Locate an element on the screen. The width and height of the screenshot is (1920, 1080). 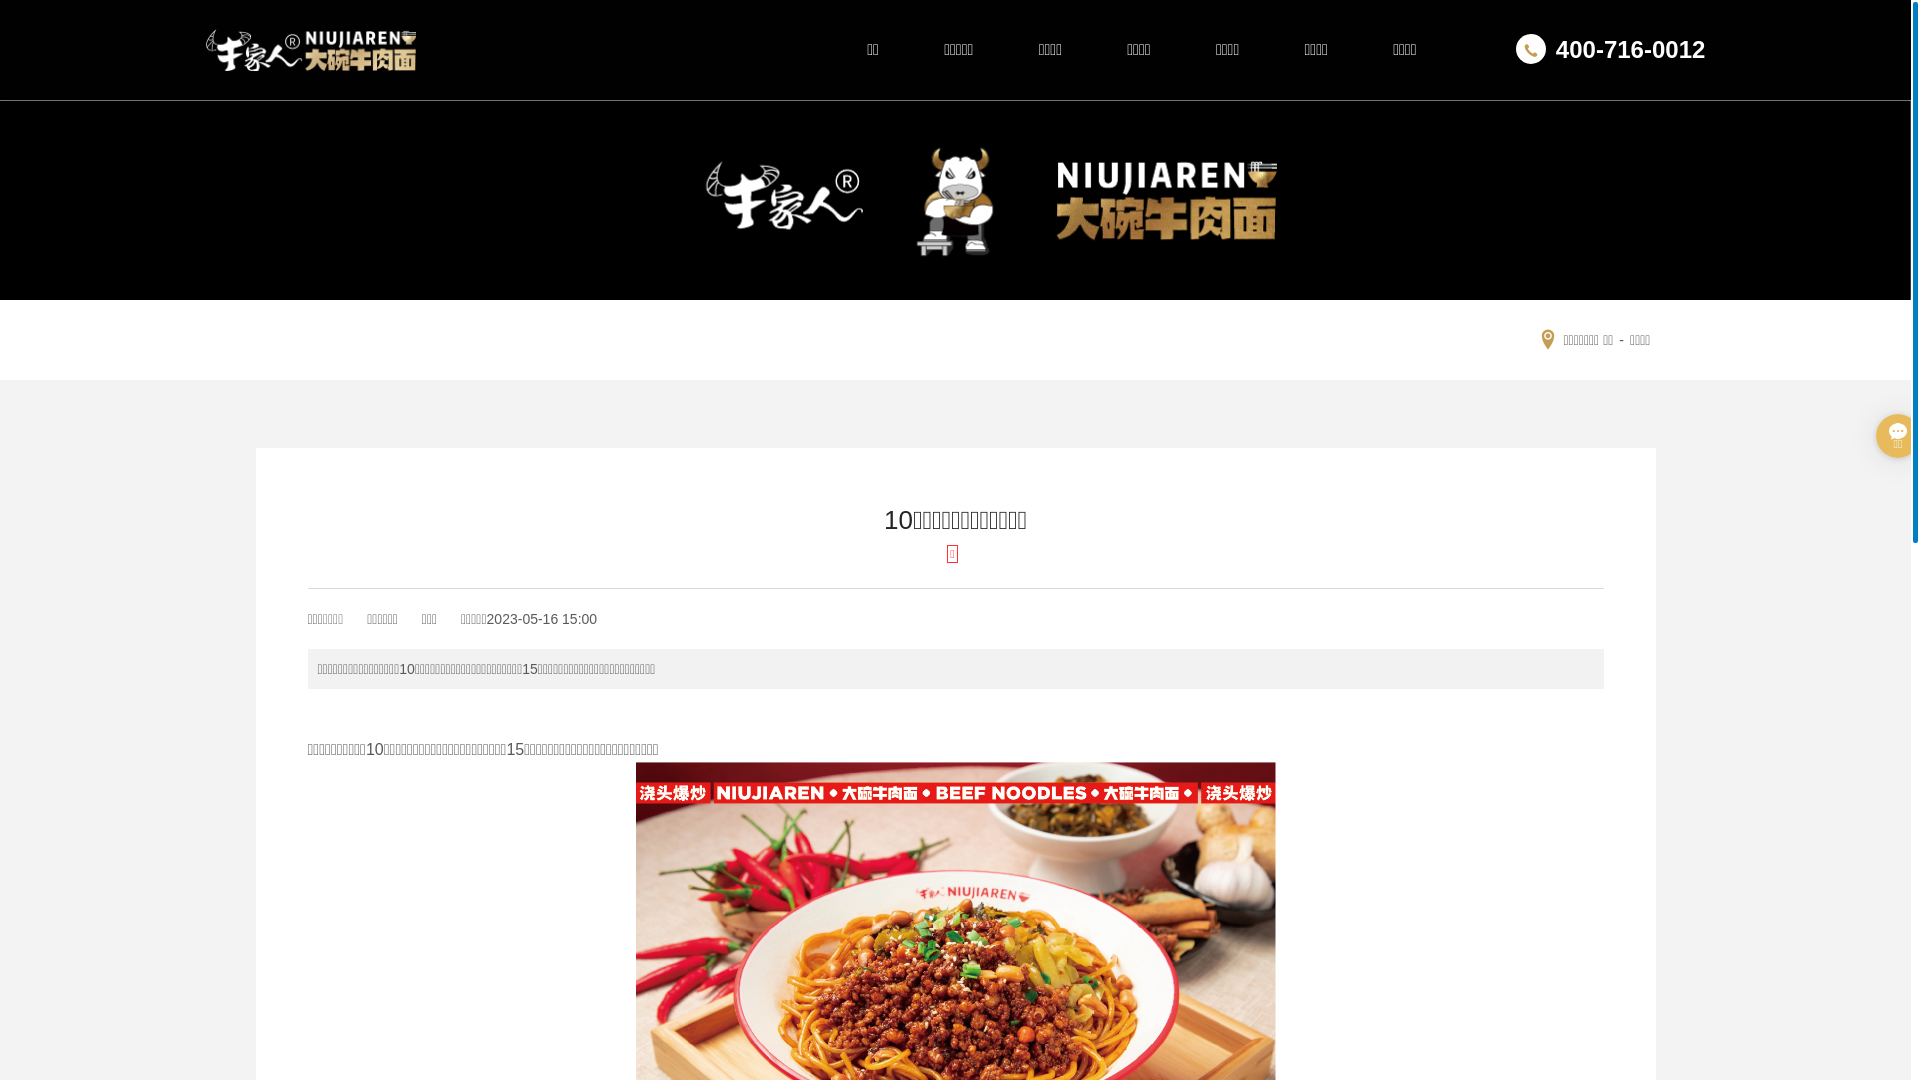
'400-716-0012' is located at coordinates (1610, 49).